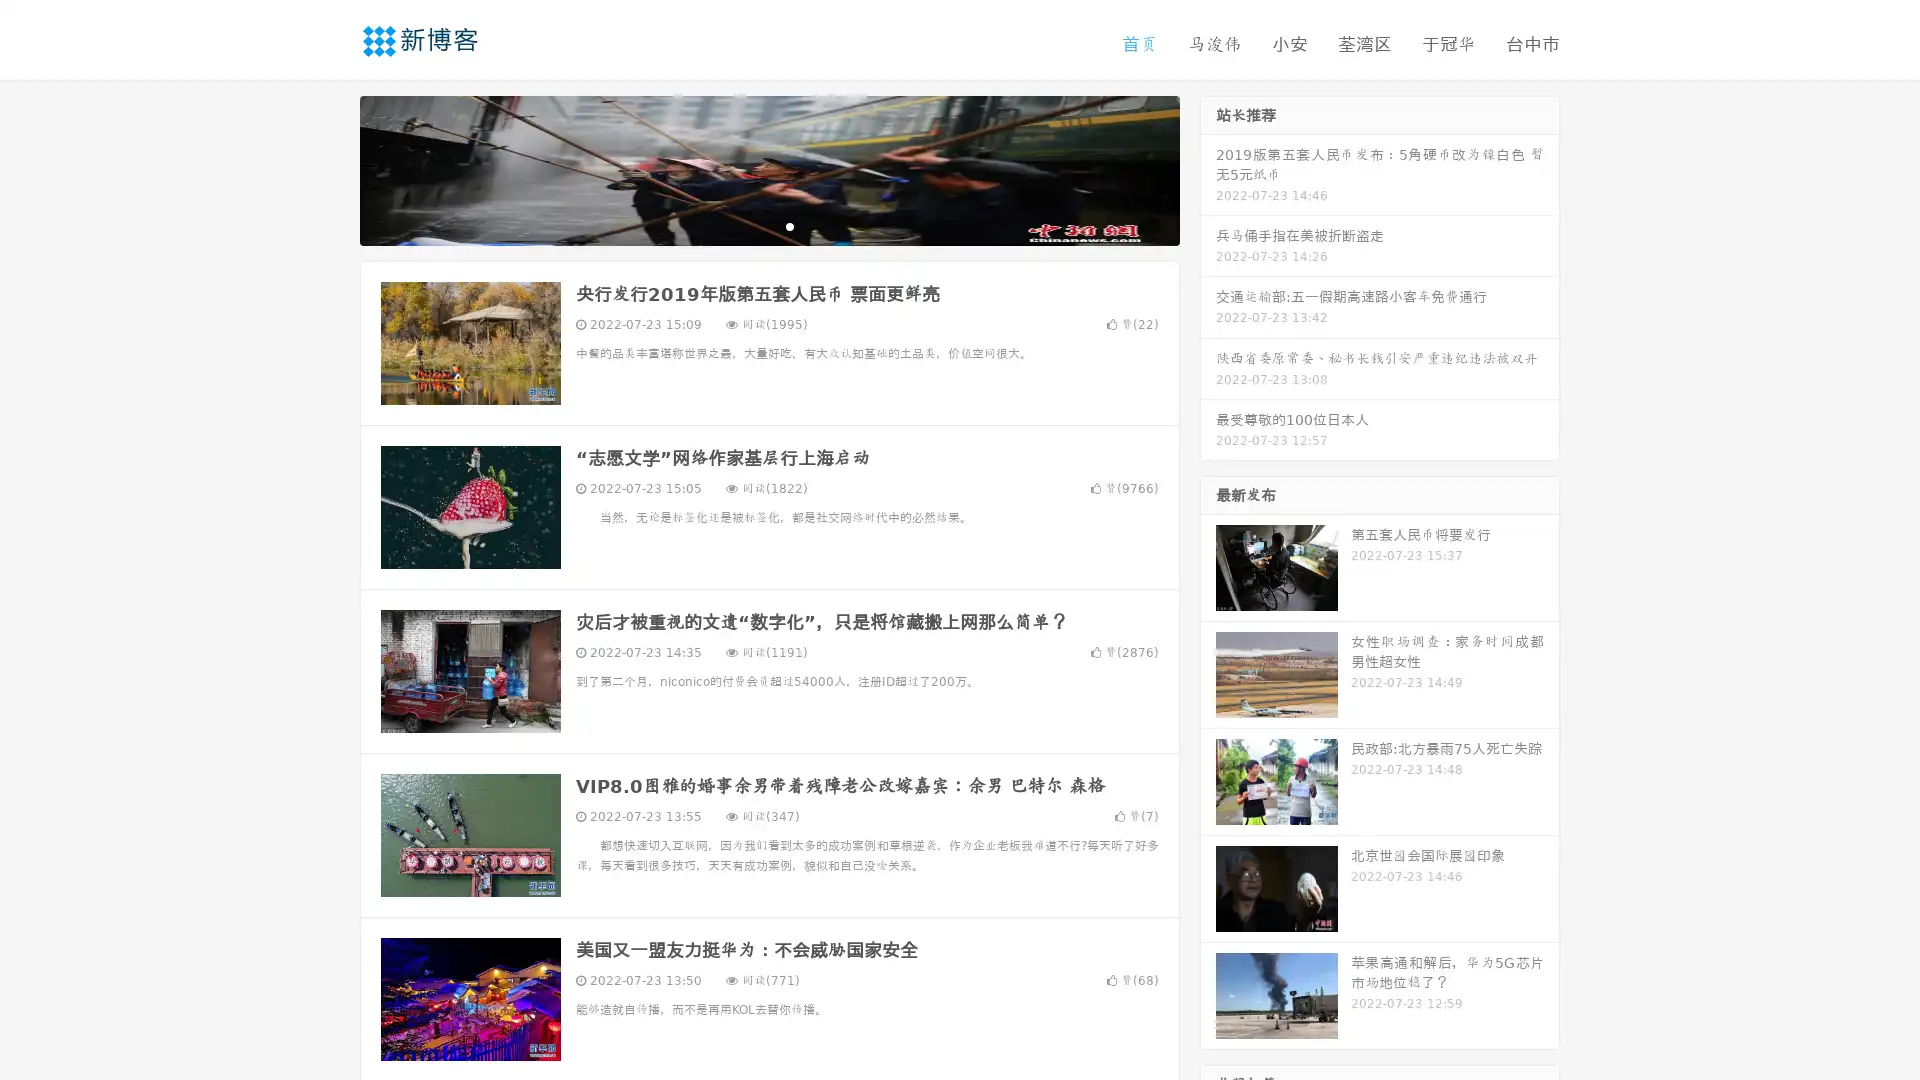 The height and width of the screenshot is (1080, 1920). Describe the element at coordinates (748, 225) in the screenshot. I see `Go to slide 1` at that location.